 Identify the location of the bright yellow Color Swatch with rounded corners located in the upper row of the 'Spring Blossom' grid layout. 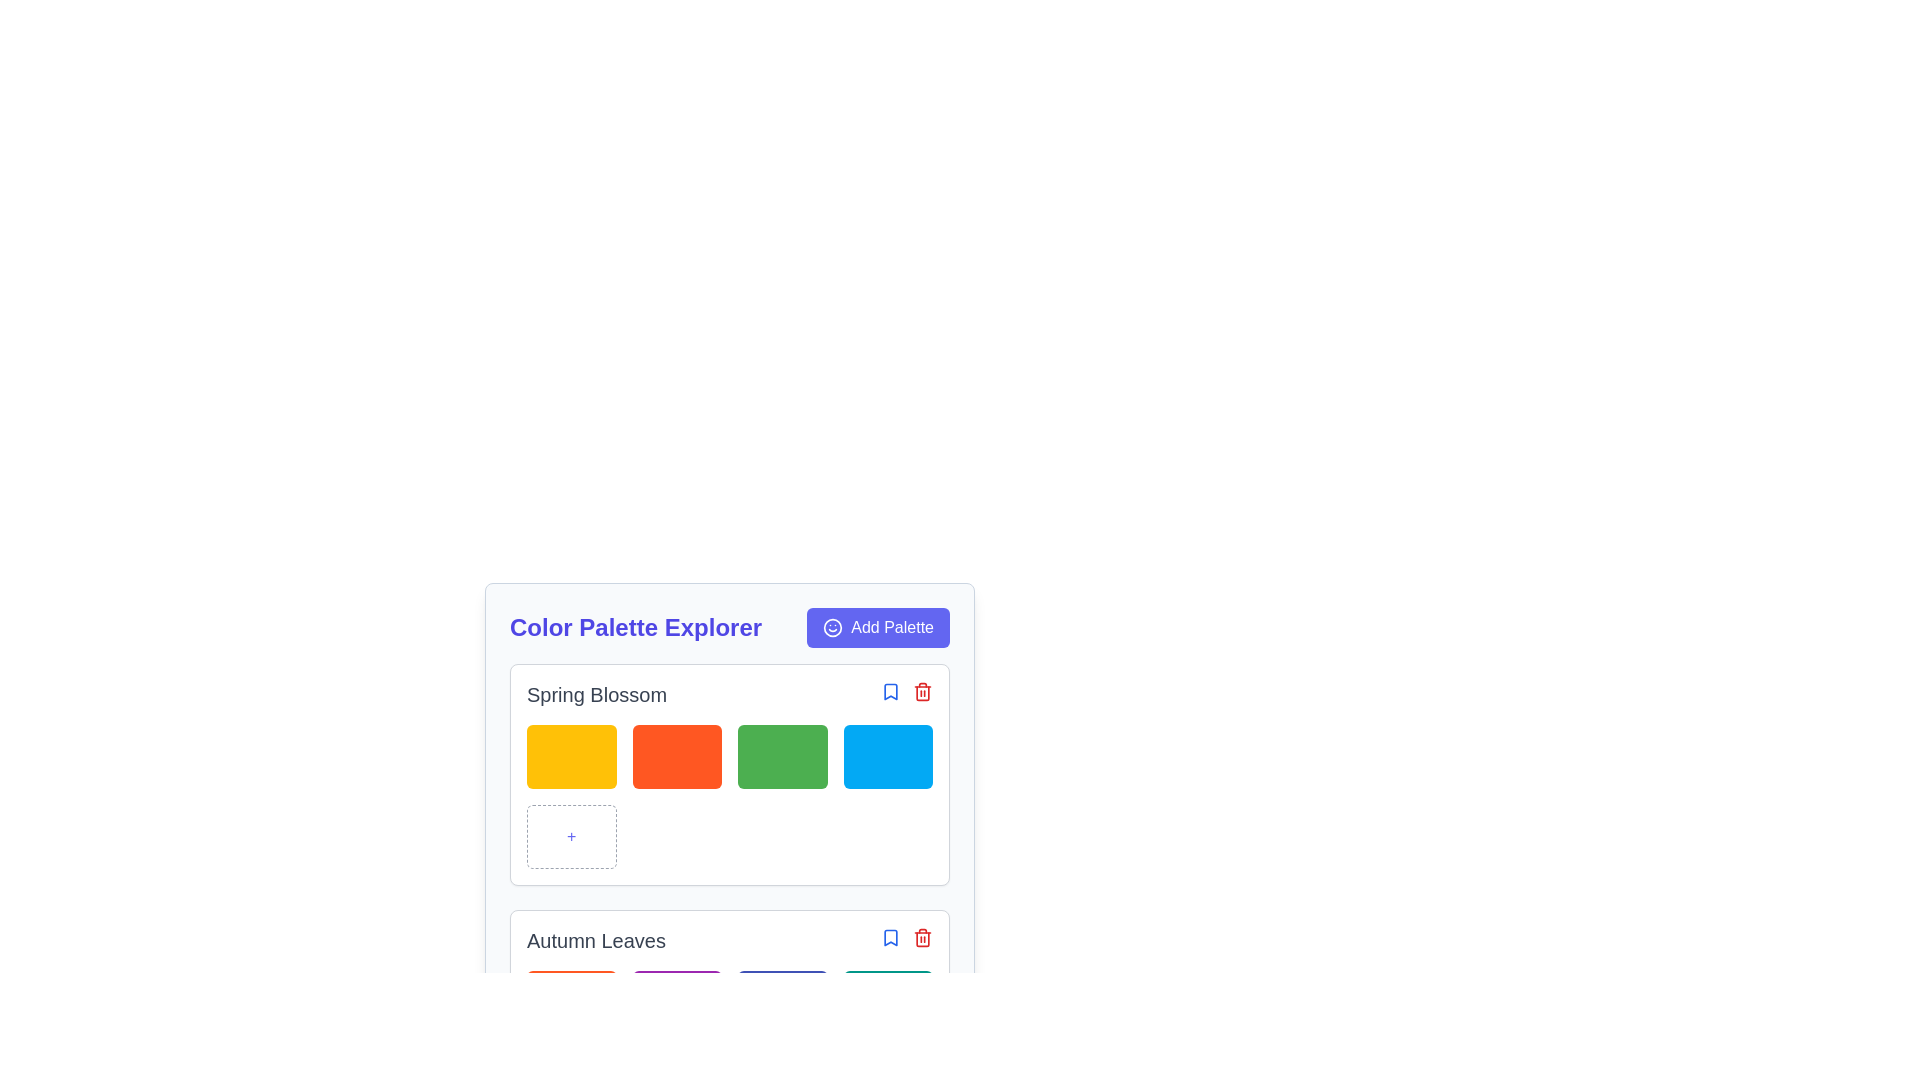
(570, 756).